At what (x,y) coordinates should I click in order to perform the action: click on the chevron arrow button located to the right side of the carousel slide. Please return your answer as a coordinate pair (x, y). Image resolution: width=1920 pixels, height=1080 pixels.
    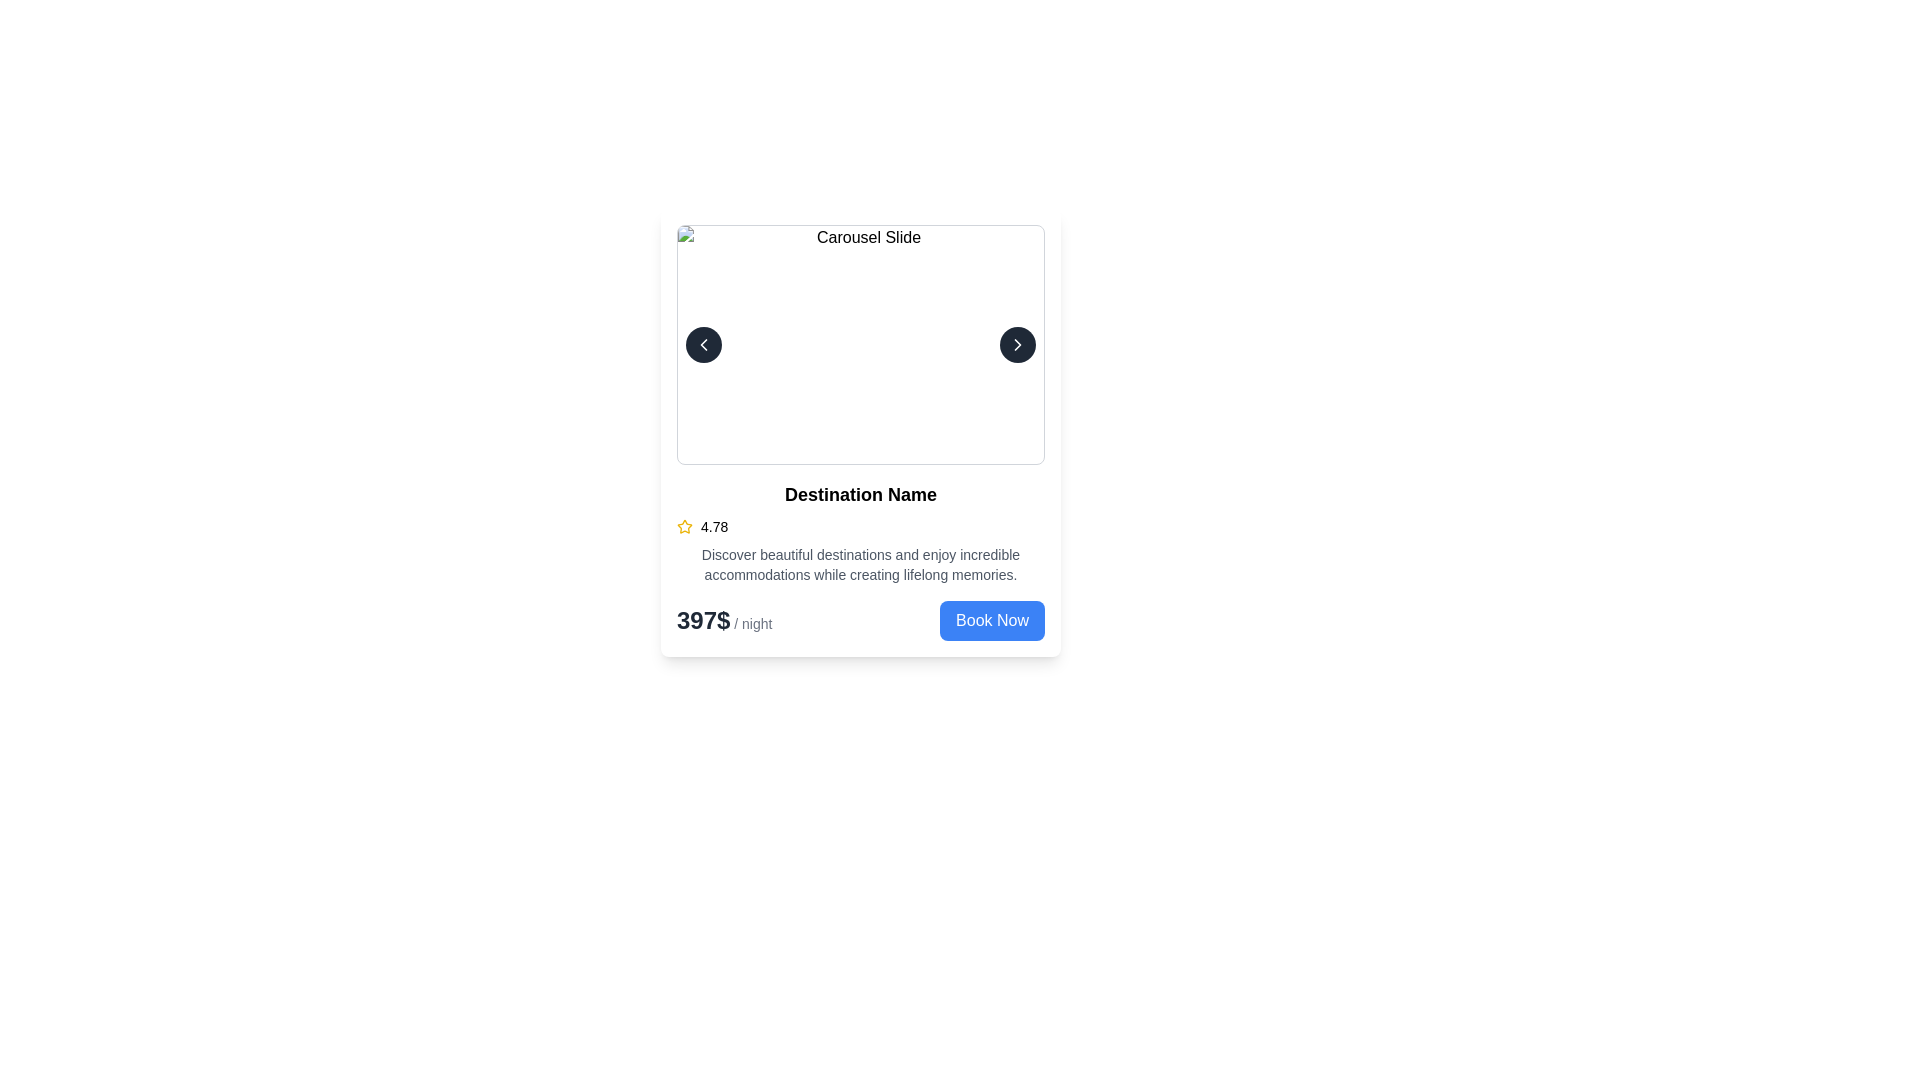
    Looking at the image, I should click on (1017, 343).